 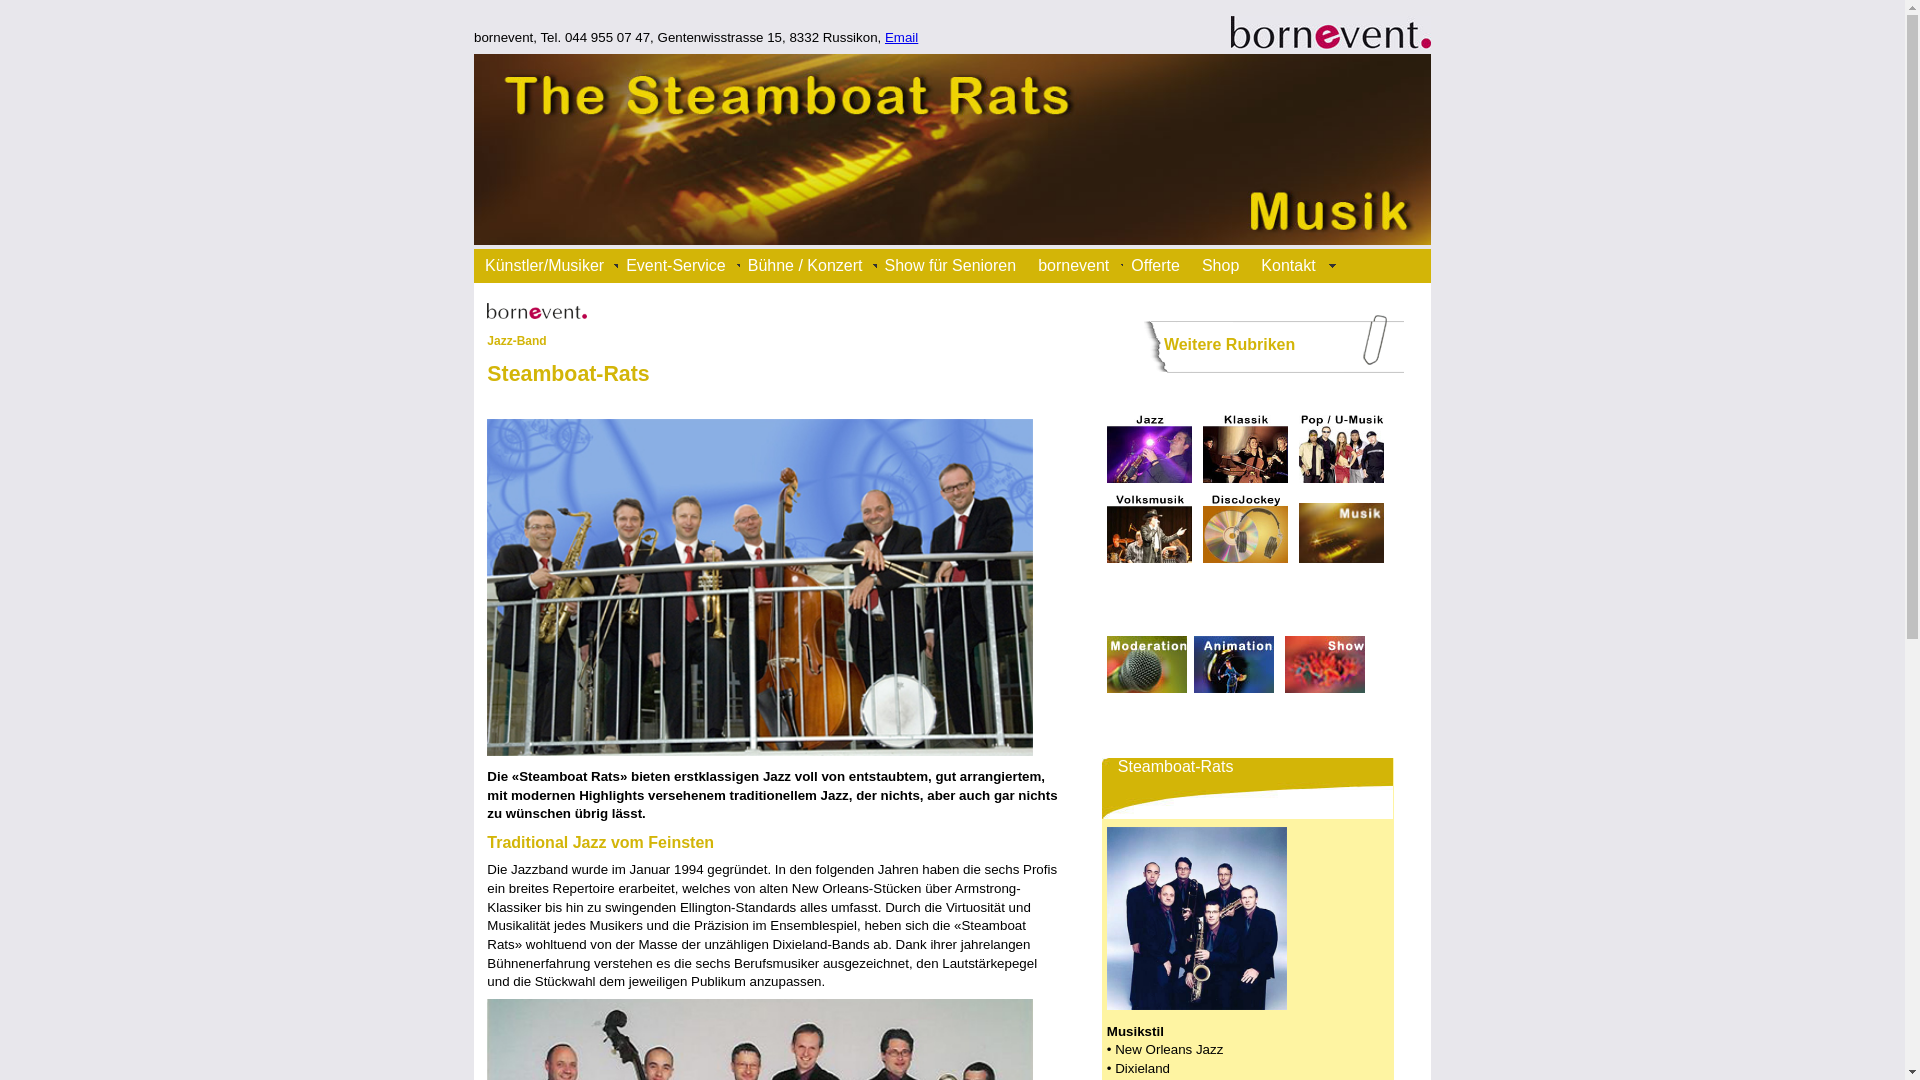 I want to click on 'klassische Musik', so click(x=1202, y=447).